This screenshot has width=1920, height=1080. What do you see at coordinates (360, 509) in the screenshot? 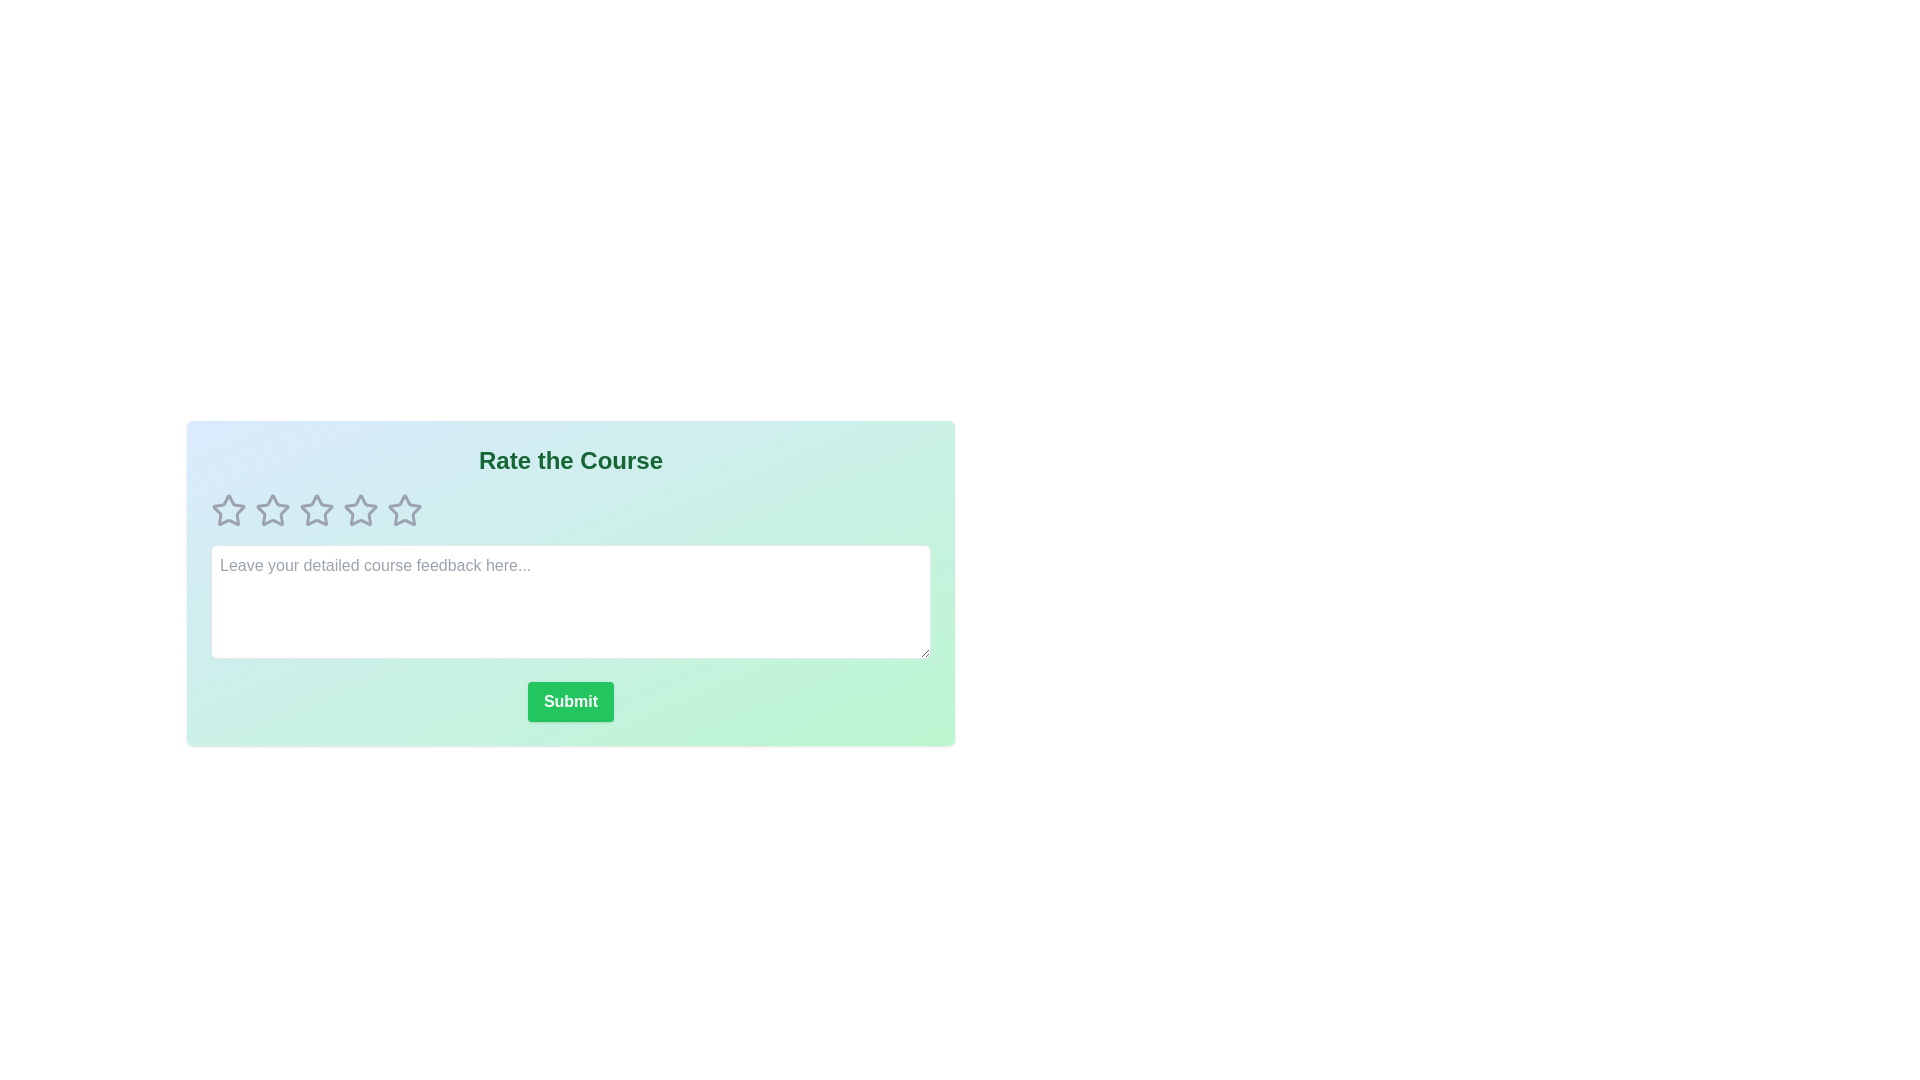
I see `the course rating to 4 stars by clicking on the corresponding star` at bounding box center [360, 509].